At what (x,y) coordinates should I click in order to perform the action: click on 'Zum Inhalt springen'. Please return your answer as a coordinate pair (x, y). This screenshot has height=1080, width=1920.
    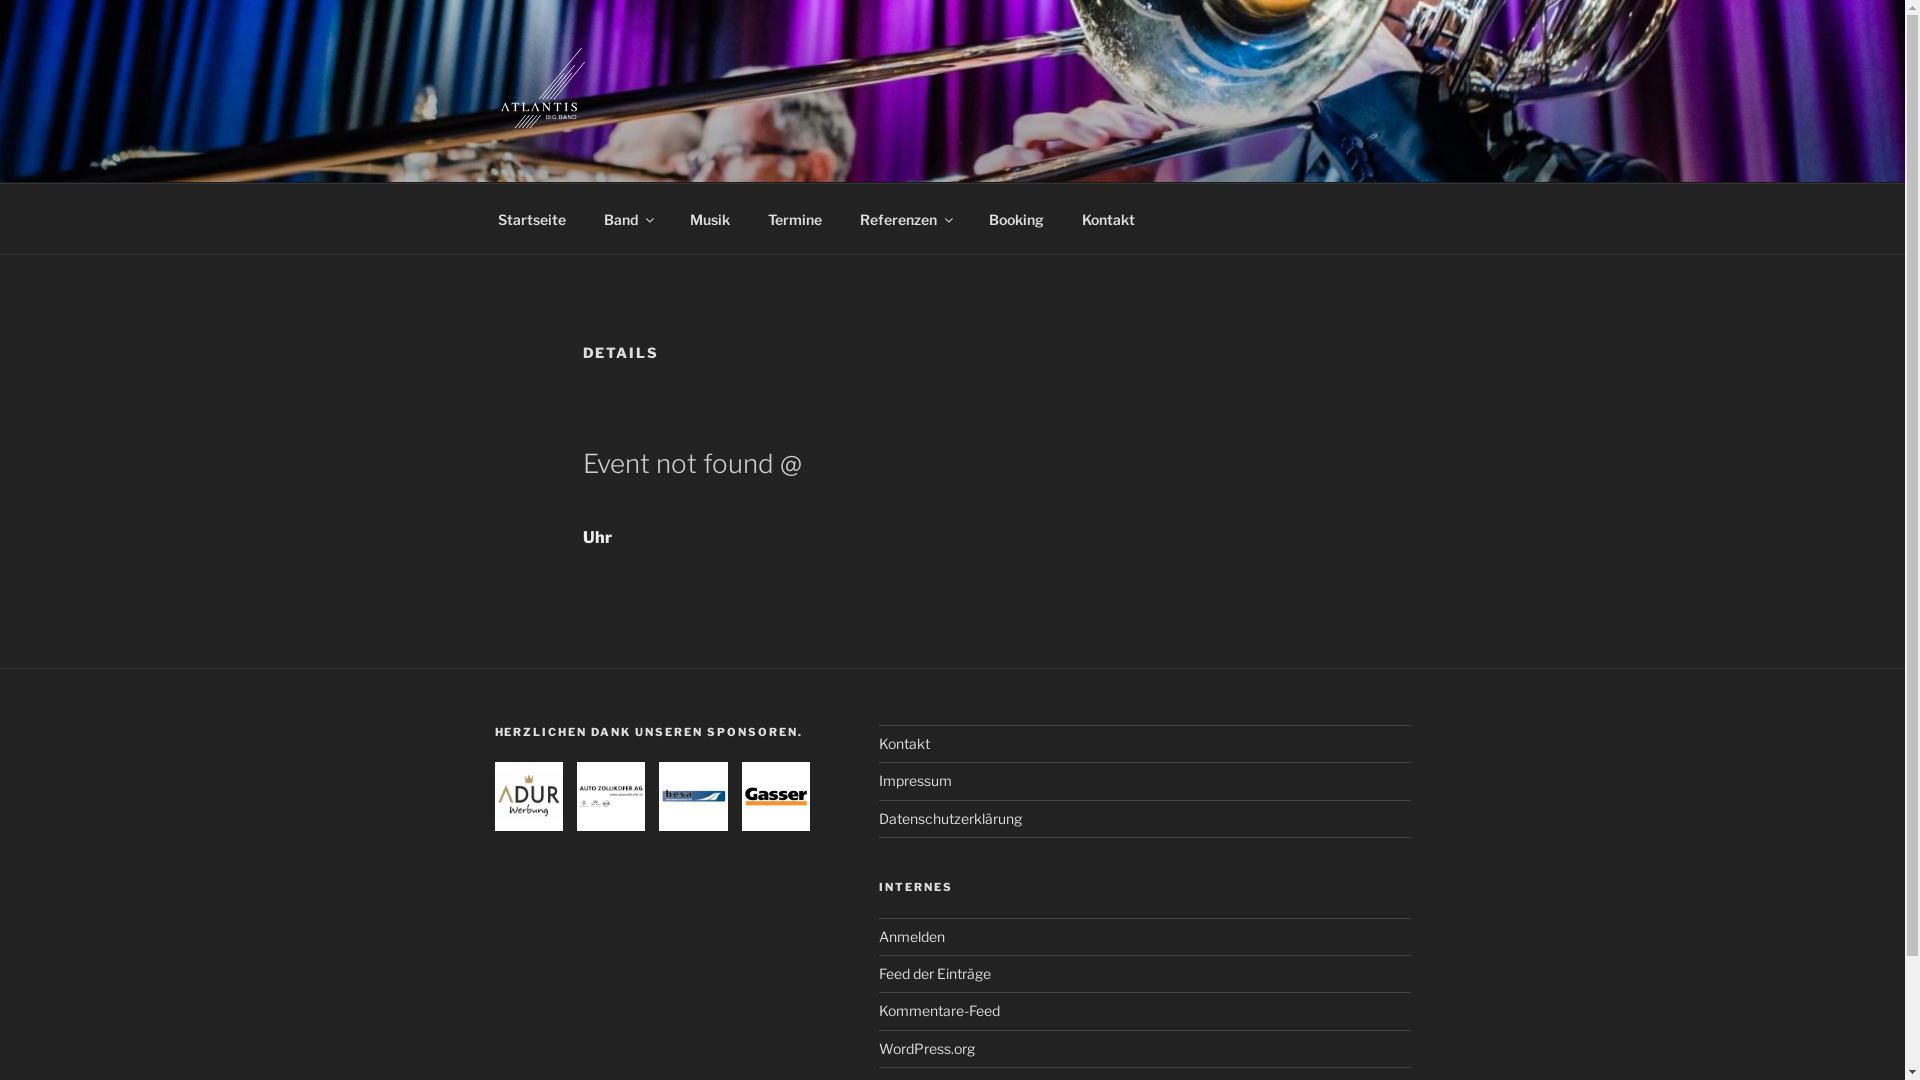
    Looking at the image, I should click on (0, 0).